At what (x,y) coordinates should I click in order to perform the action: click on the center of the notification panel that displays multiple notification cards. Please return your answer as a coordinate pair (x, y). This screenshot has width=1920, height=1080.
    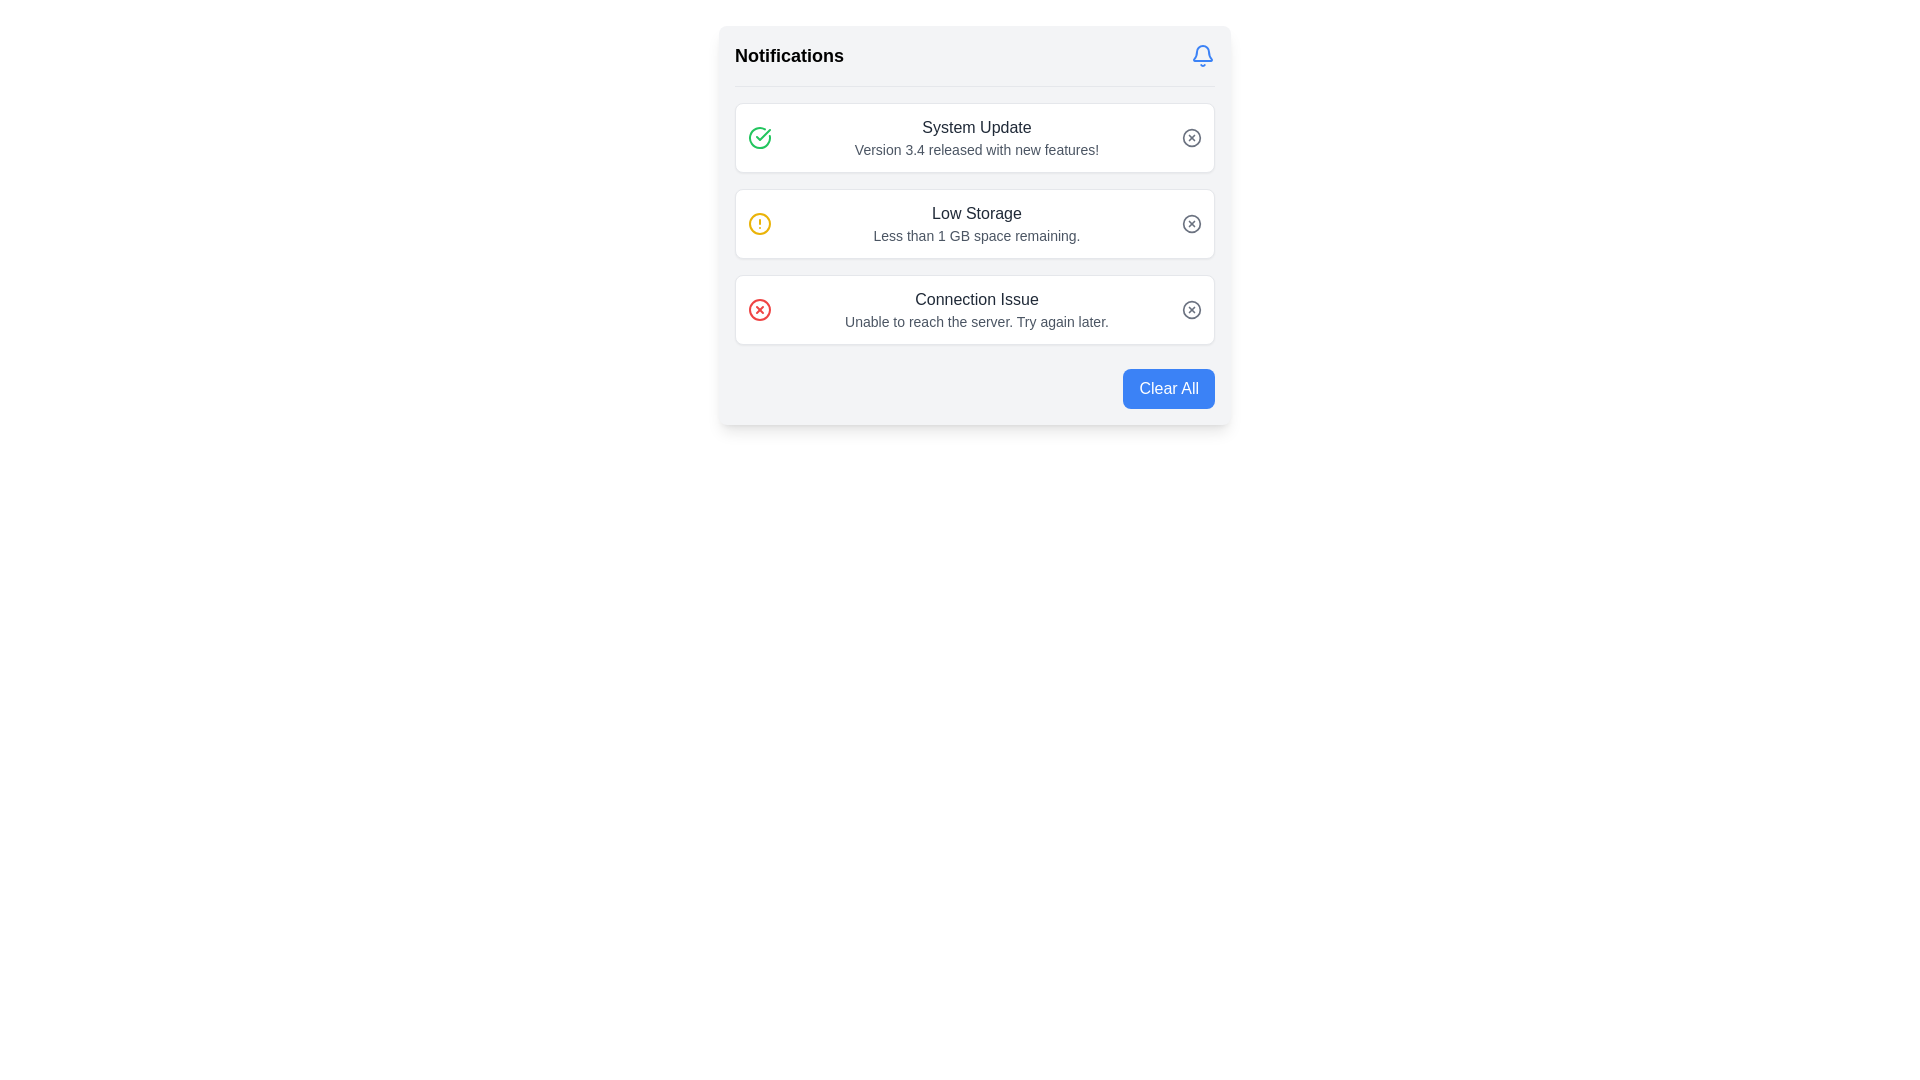
    Looking at the image, I should click on (974, 223).